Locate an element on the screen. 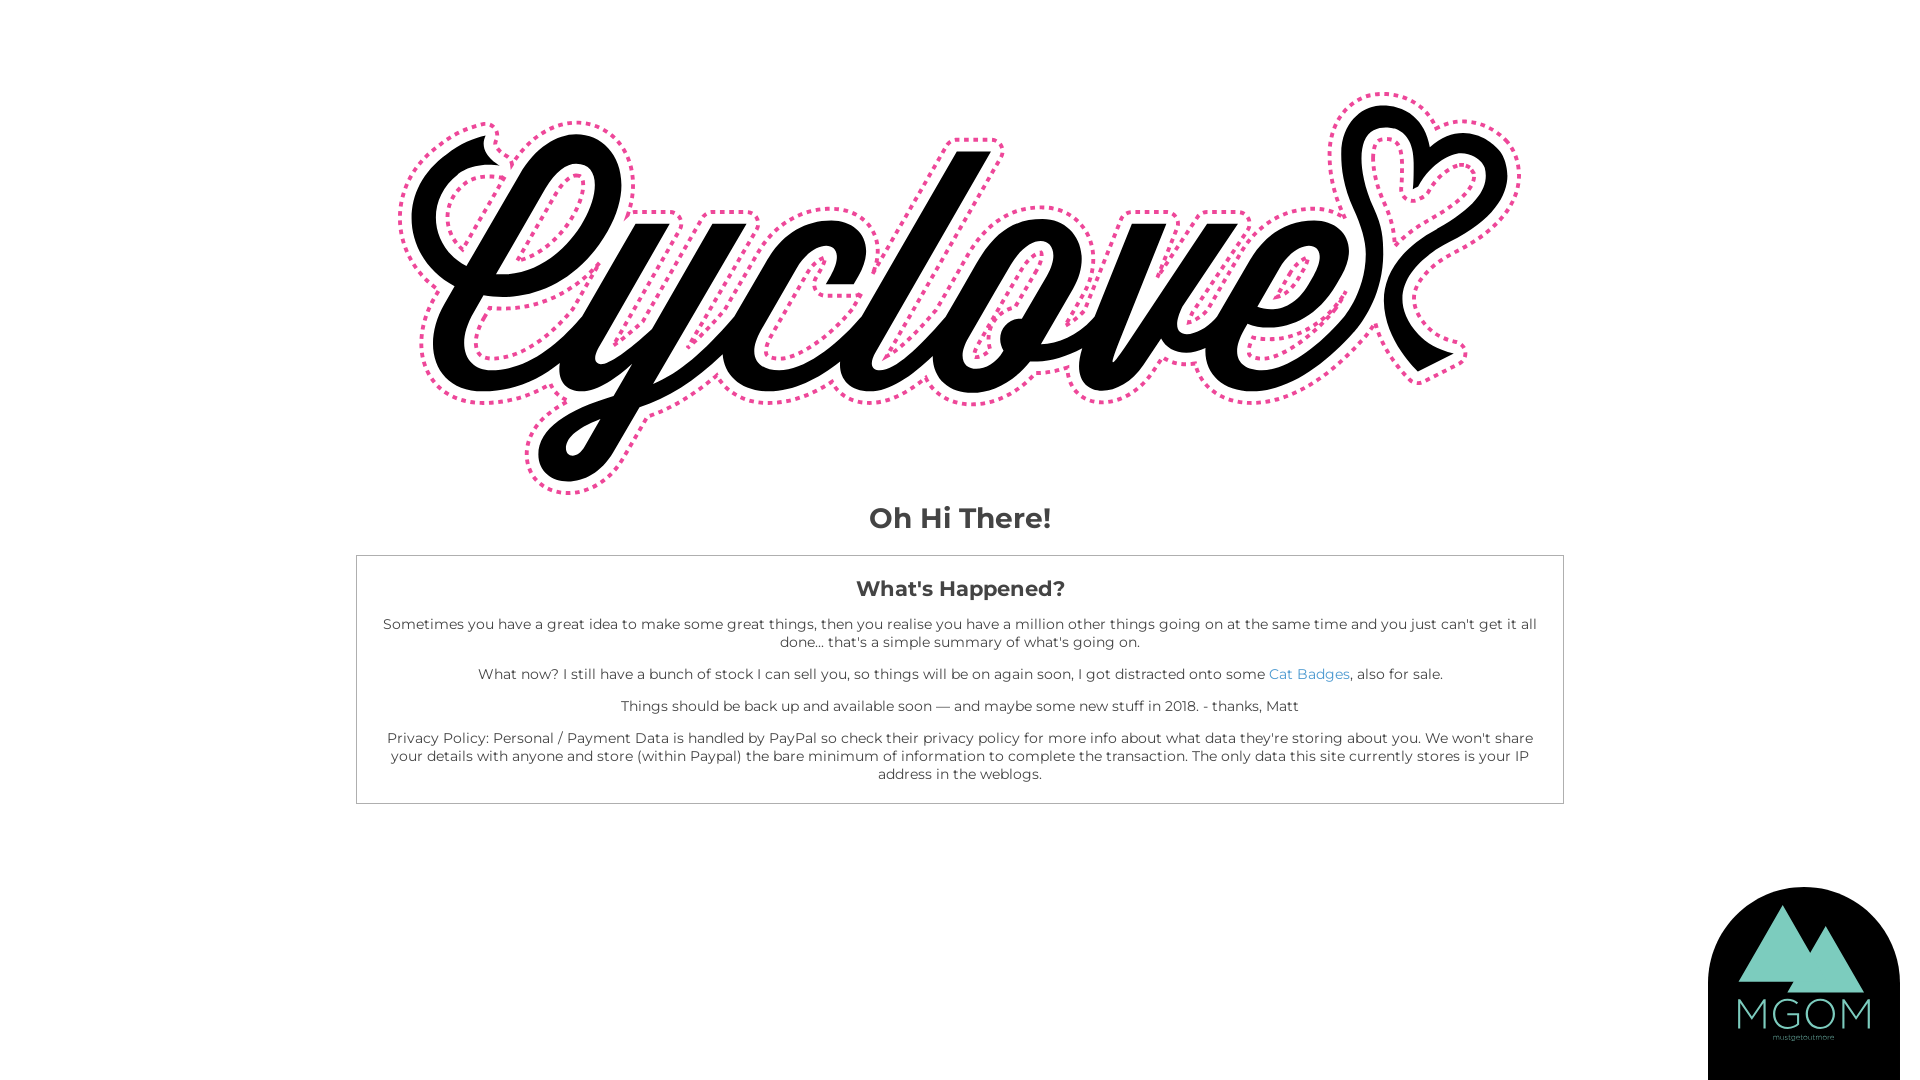 The height and width of the screenshot is (1080, 1920). 'Cat Badges' is located at coordinates (1266, 674).